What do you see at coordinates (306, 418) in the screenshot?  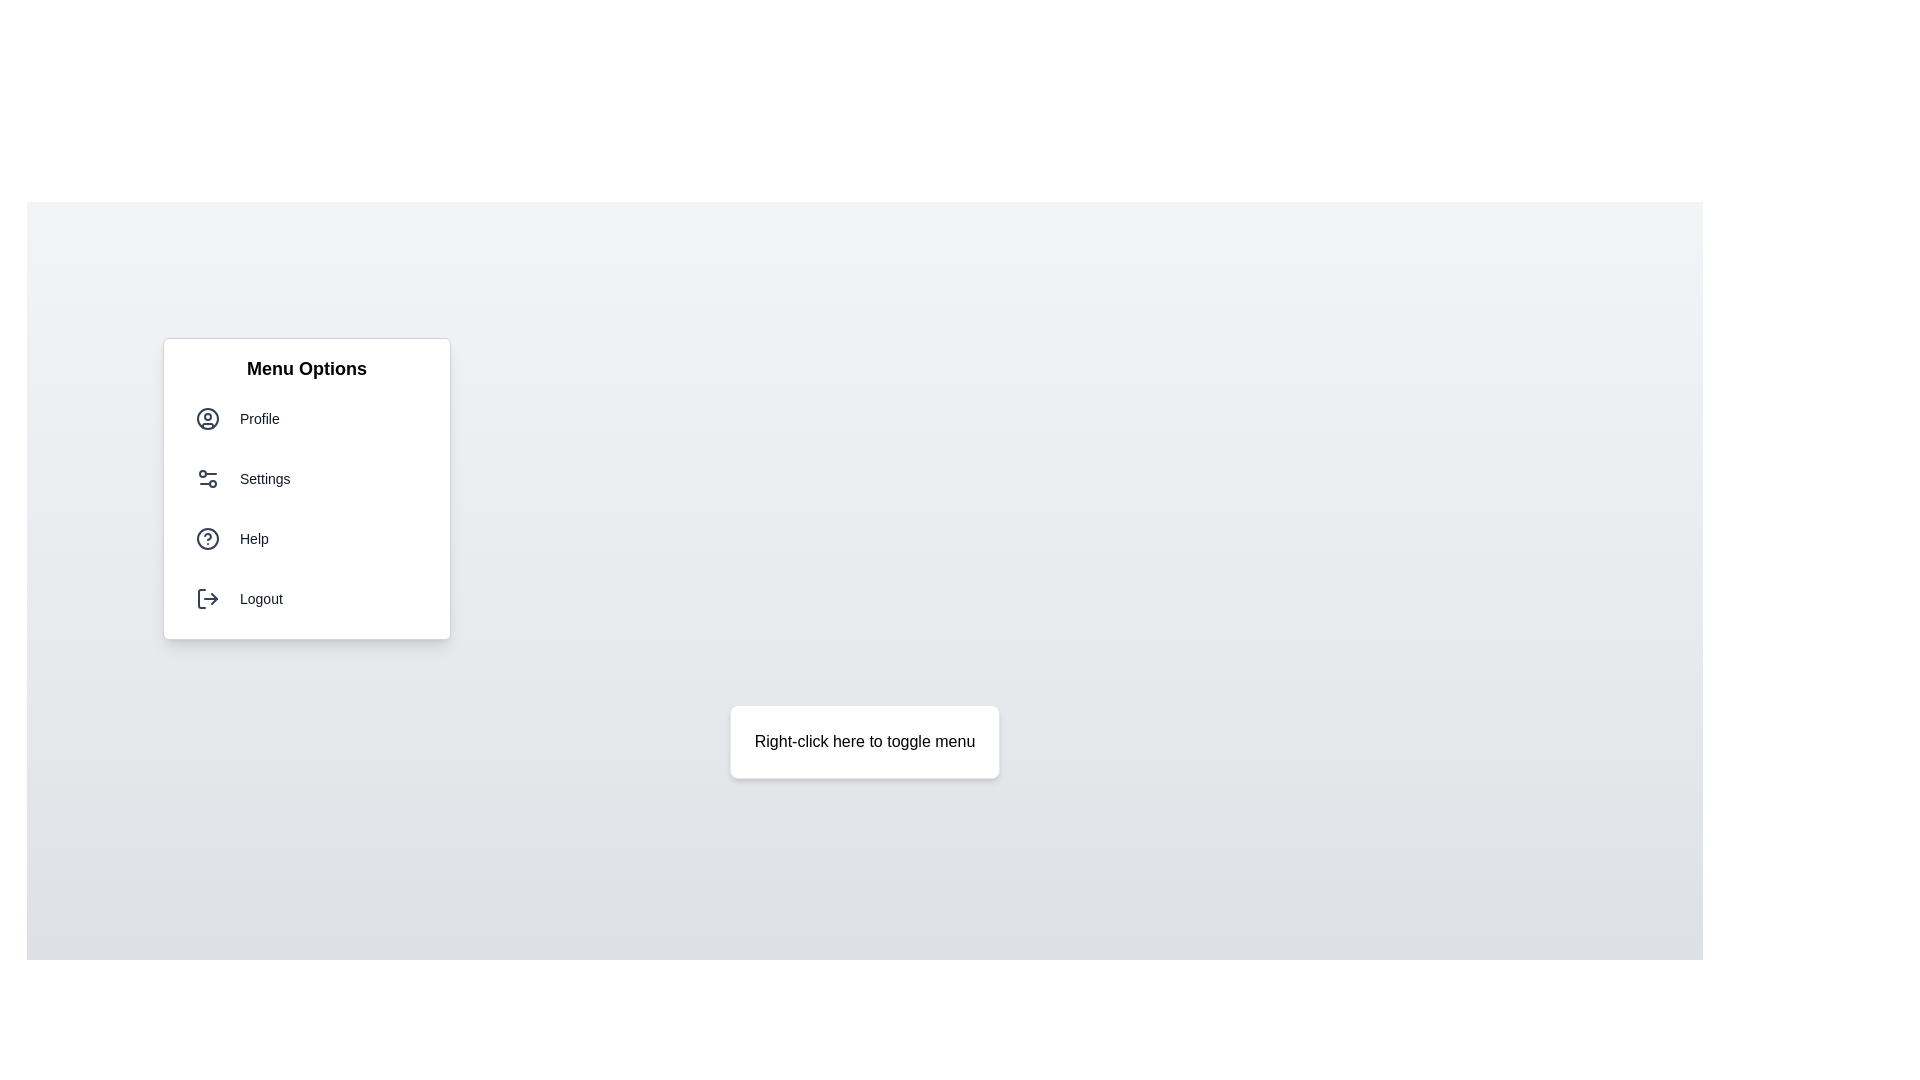 I see `the menu option Profile from the menu` at bounding box center [306, 418].